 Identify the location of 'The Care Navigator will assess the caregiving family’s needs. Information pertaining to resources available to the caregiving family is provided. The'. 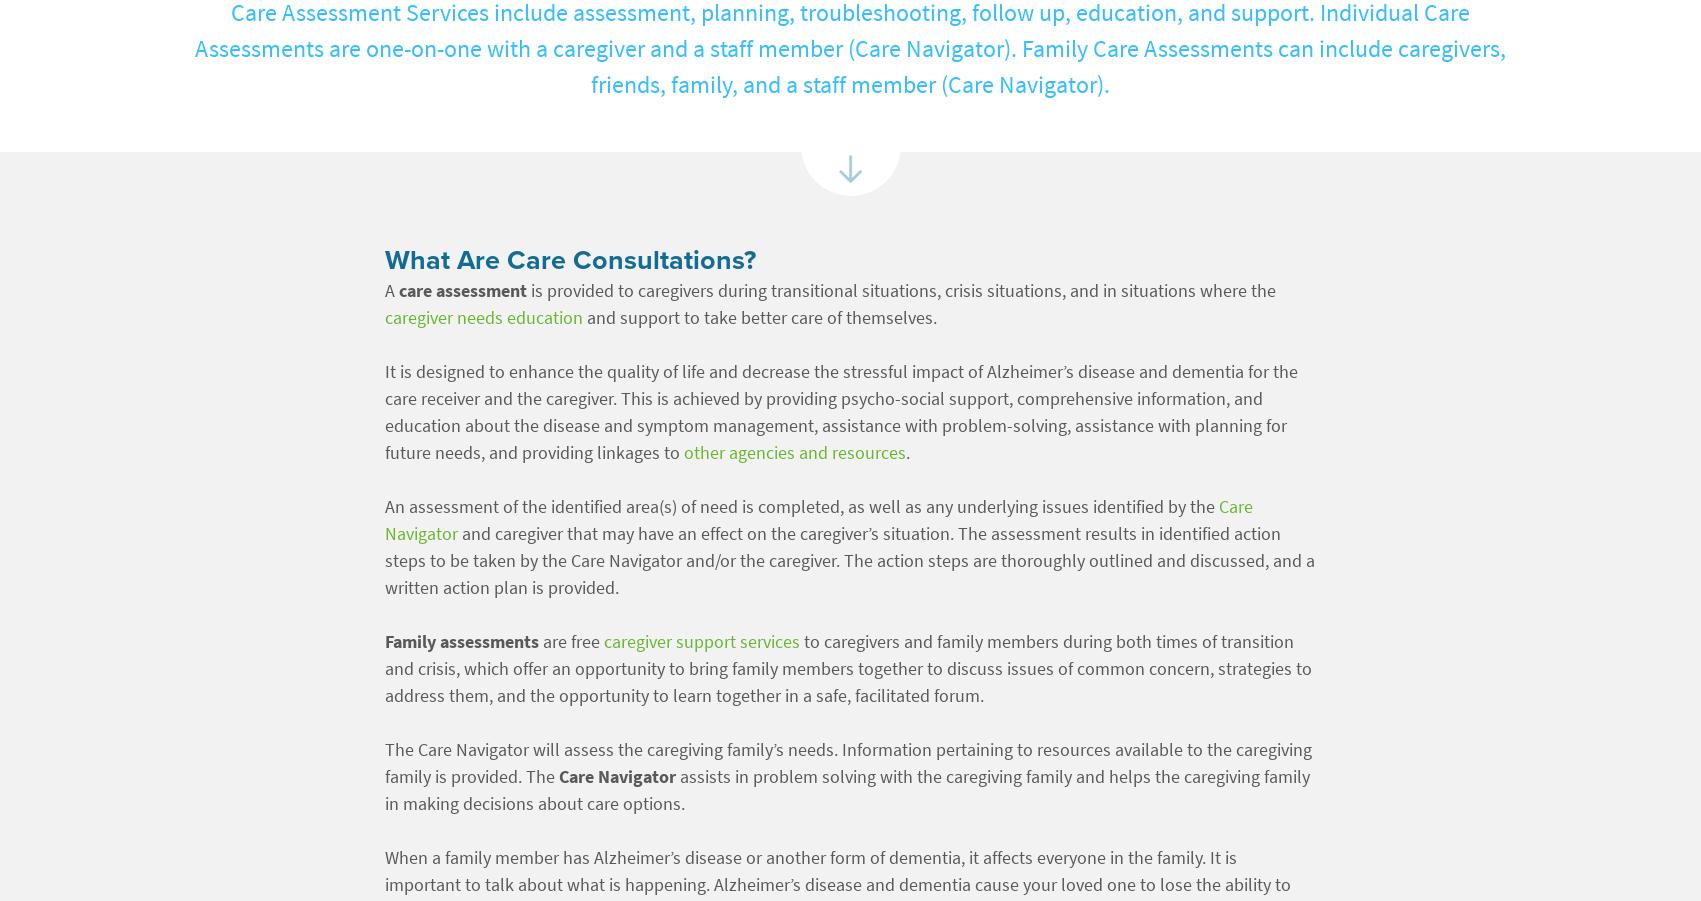
(847, 762).